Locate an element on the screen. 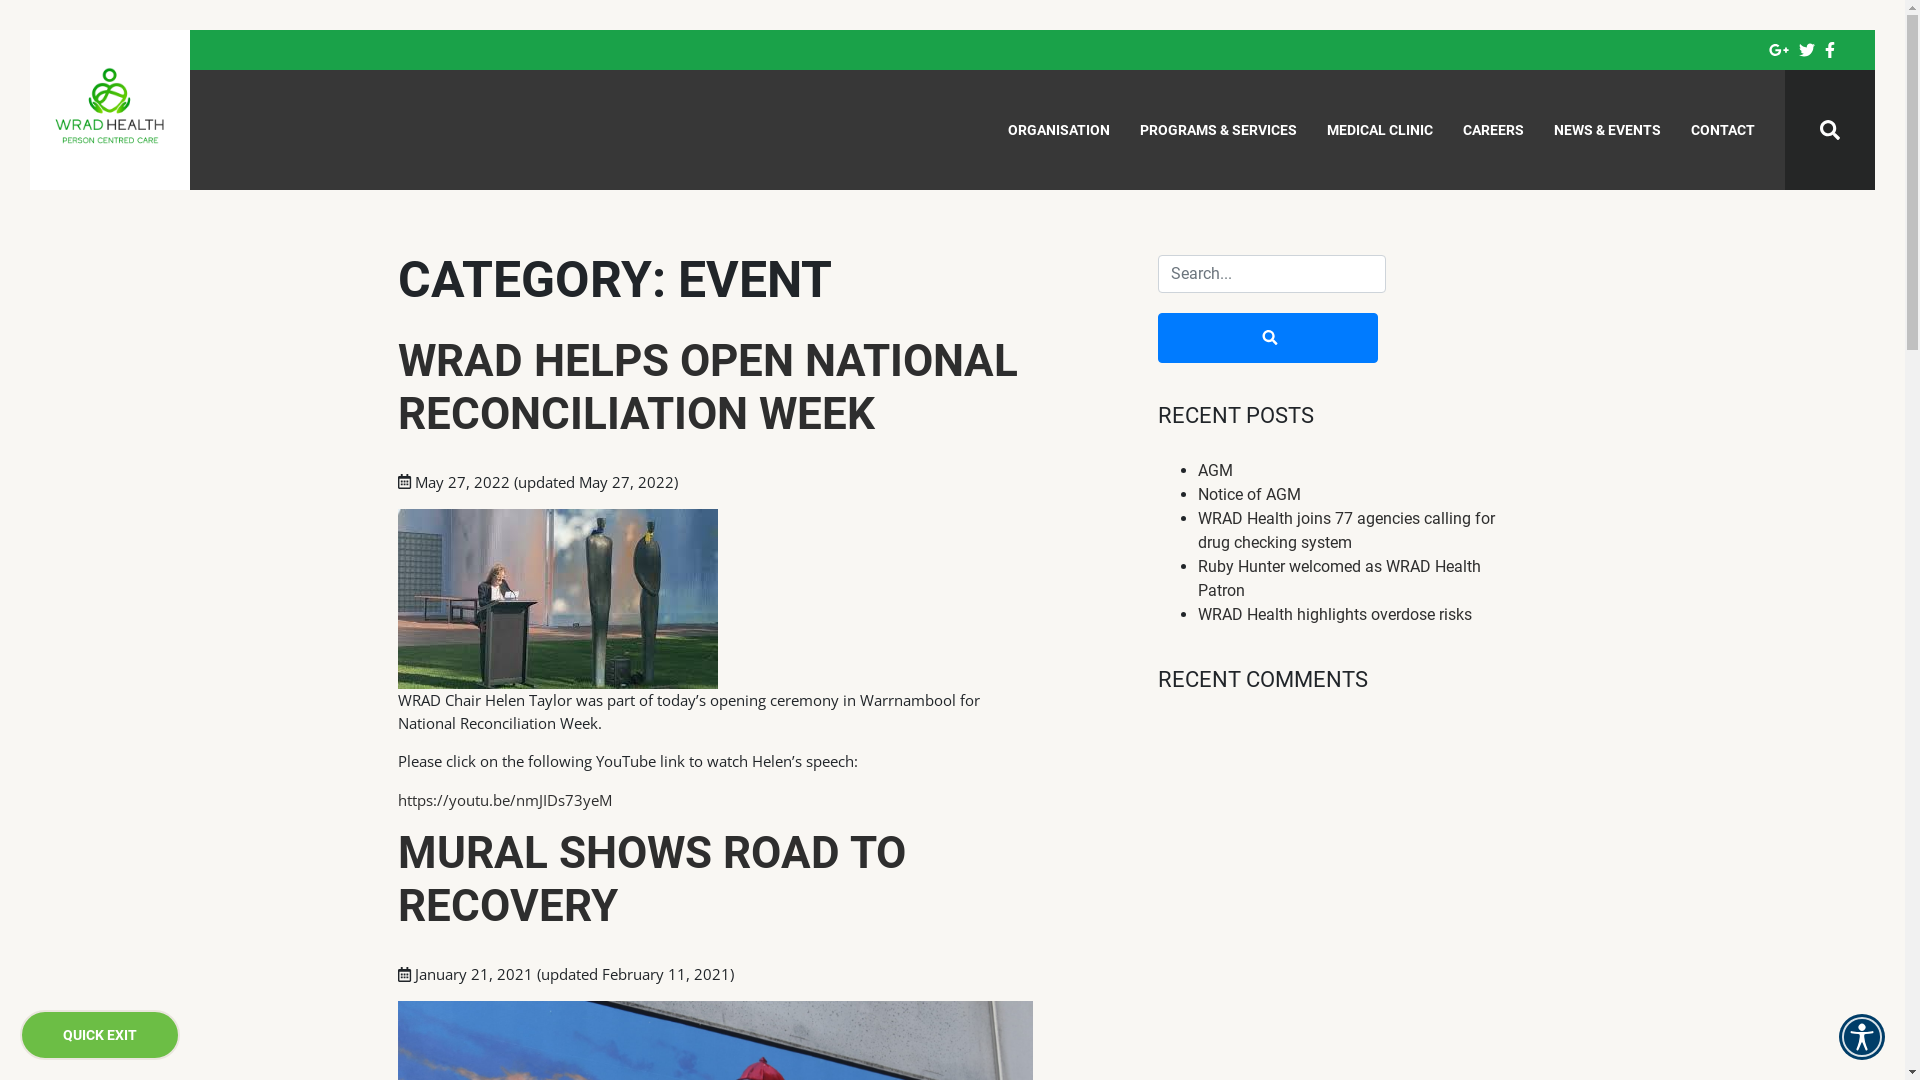 The width and height of the screenshot is (1920, 1080). 'MEDICAL CLINIC' is located at coordinates (1379, 130).